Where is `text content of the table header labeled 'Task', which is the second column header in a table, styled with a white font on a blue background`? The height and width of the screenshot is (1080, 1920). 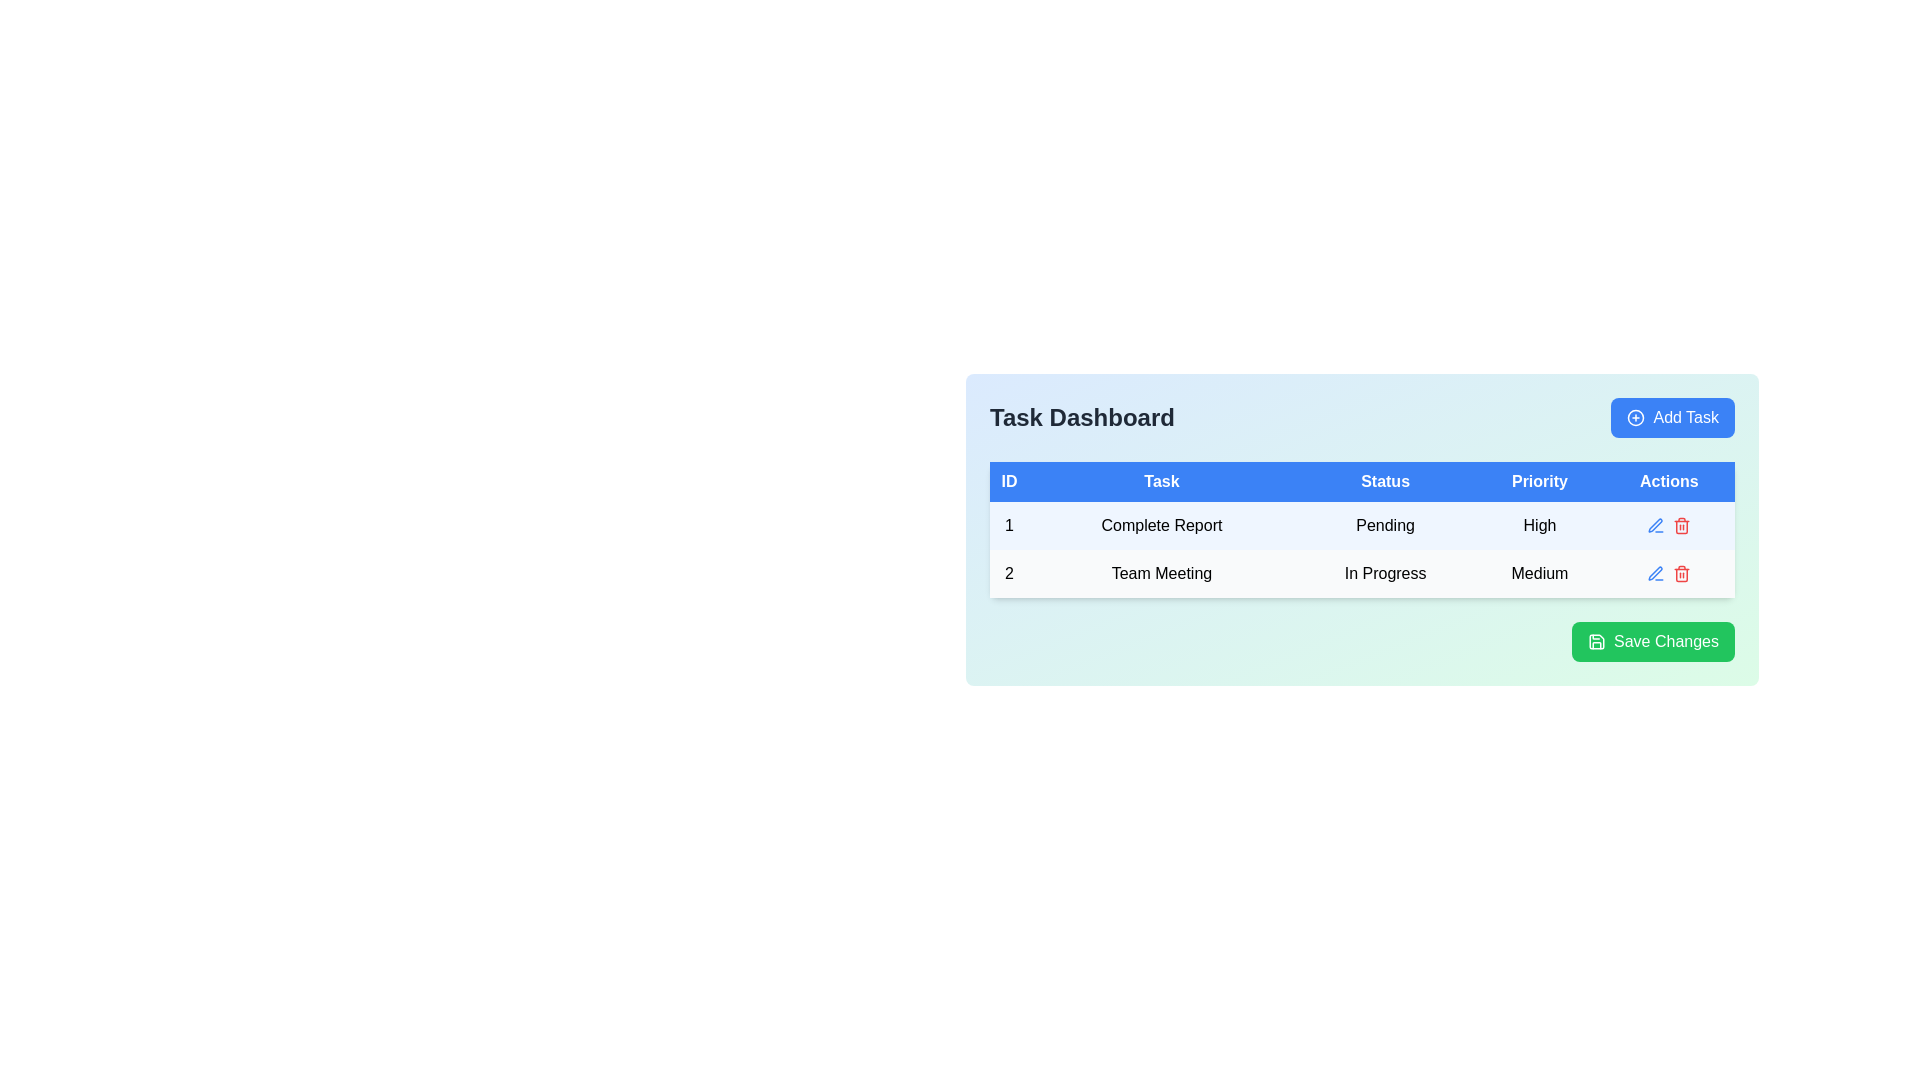
text content of the table header labeled 'Task', which is the second column header in a table, styled with a white font on a blue background is located at coordinates (1161, 482).